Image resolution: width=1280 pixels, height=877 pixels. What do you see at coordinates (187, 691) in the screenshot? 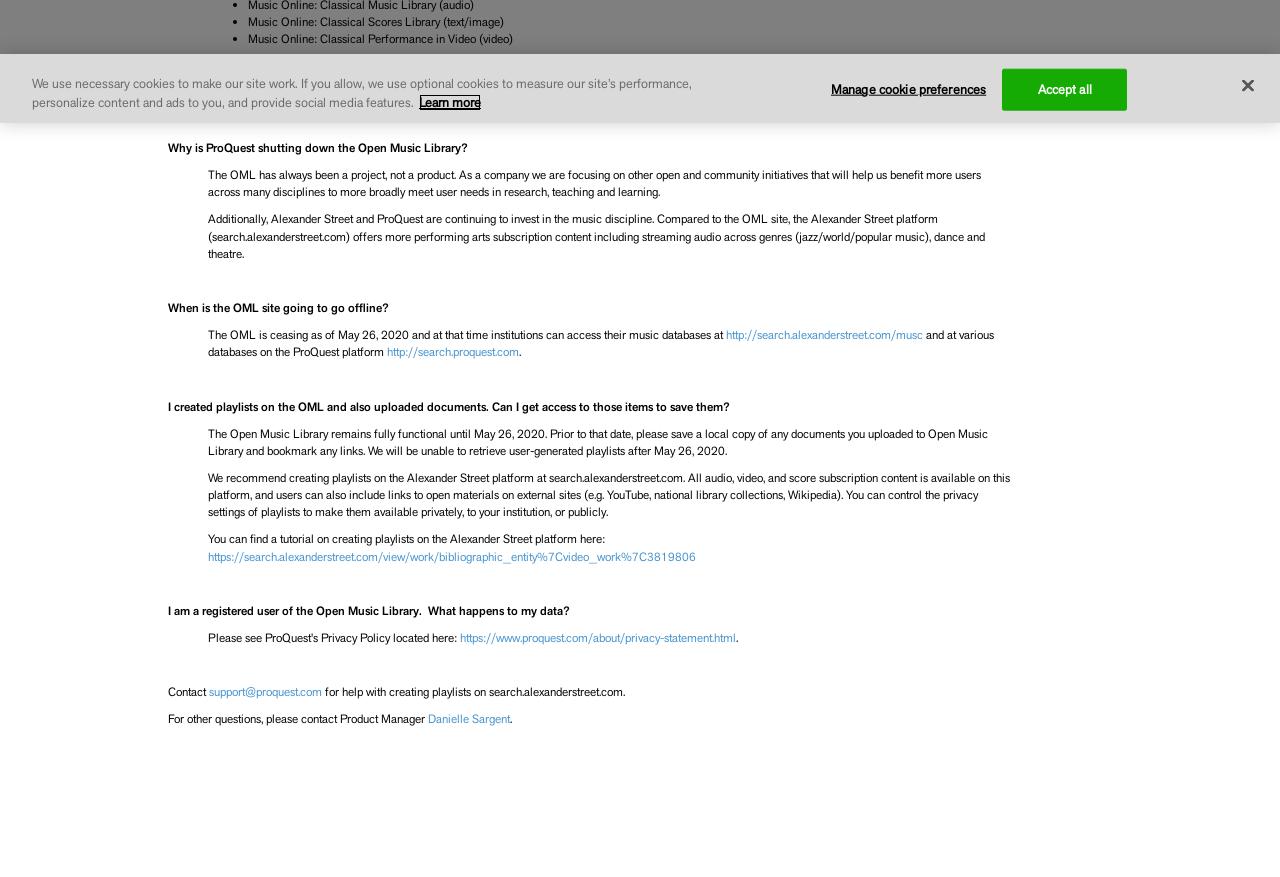
I see `'Contact'` at bounding box center [187, 691].